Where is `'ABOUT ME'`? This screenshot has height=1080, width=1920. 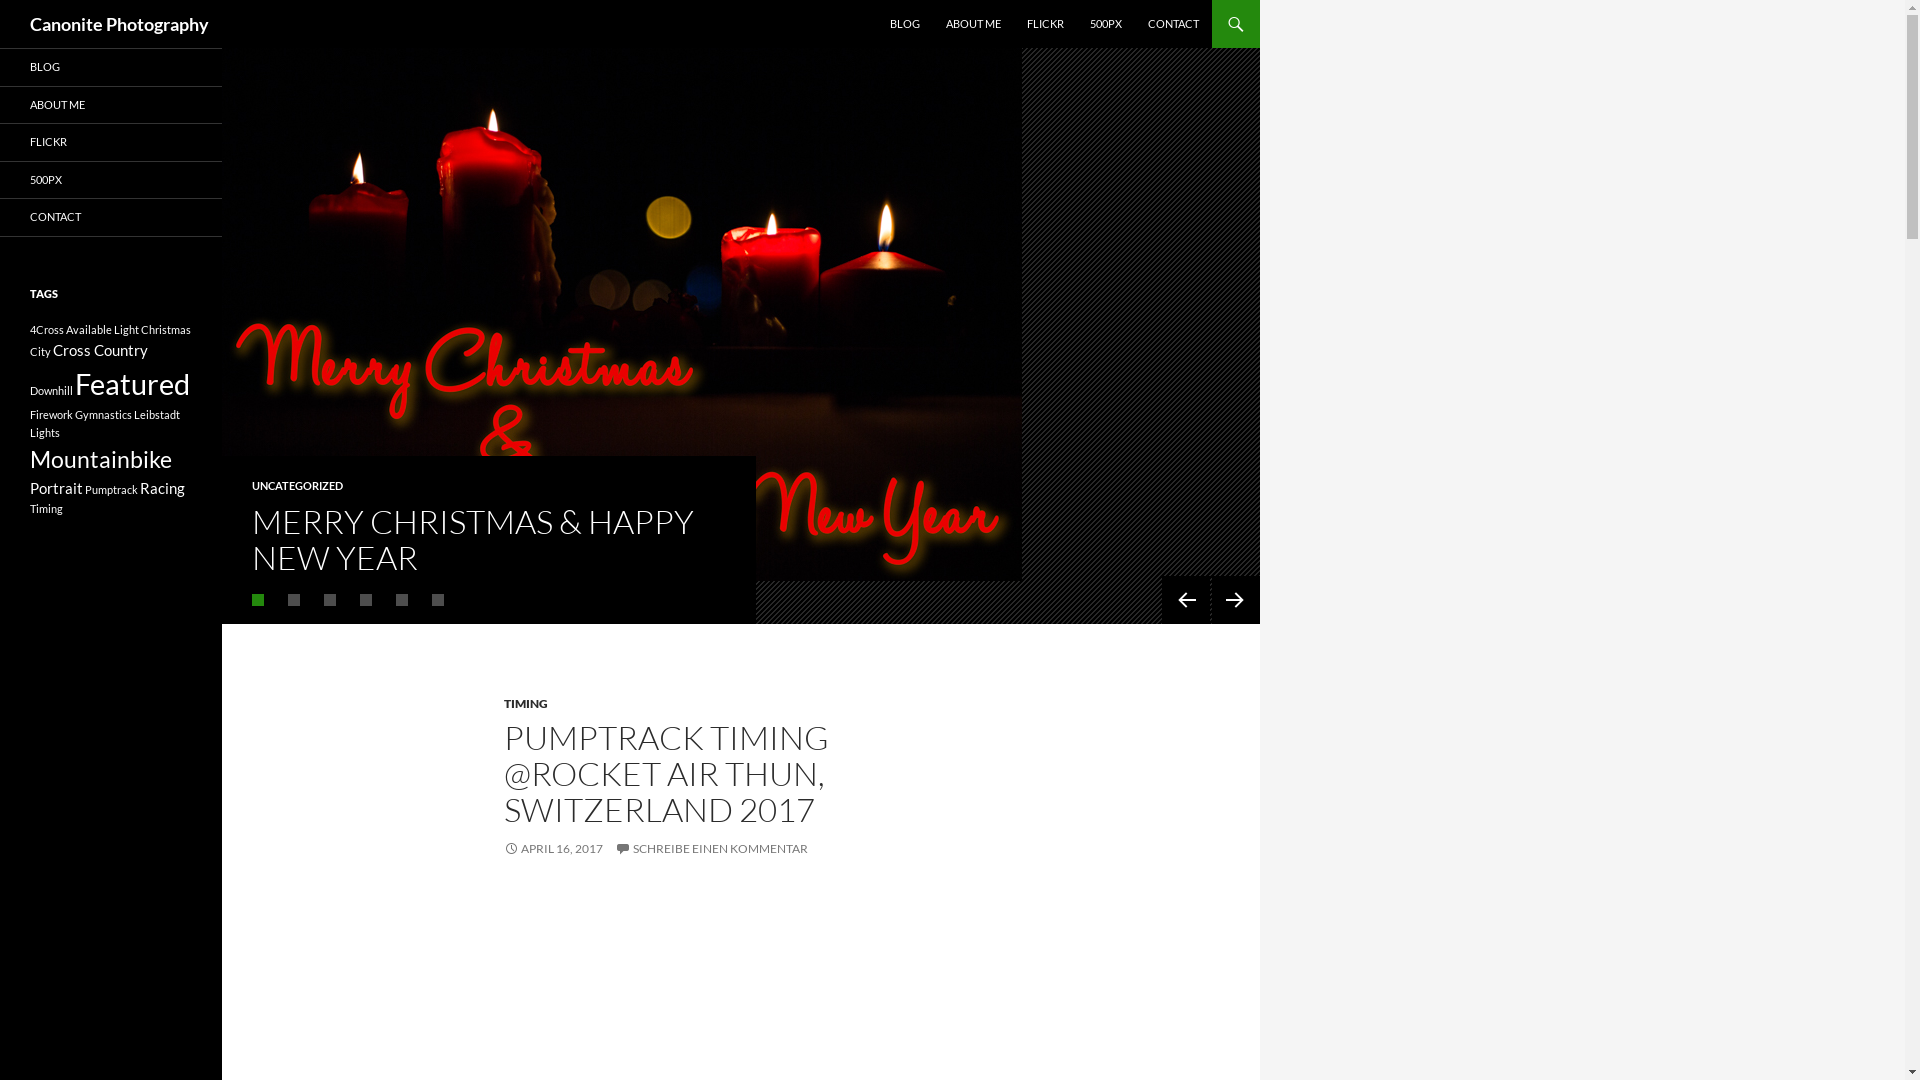 'ABOUT ME' is located at coordinates (933, 23).